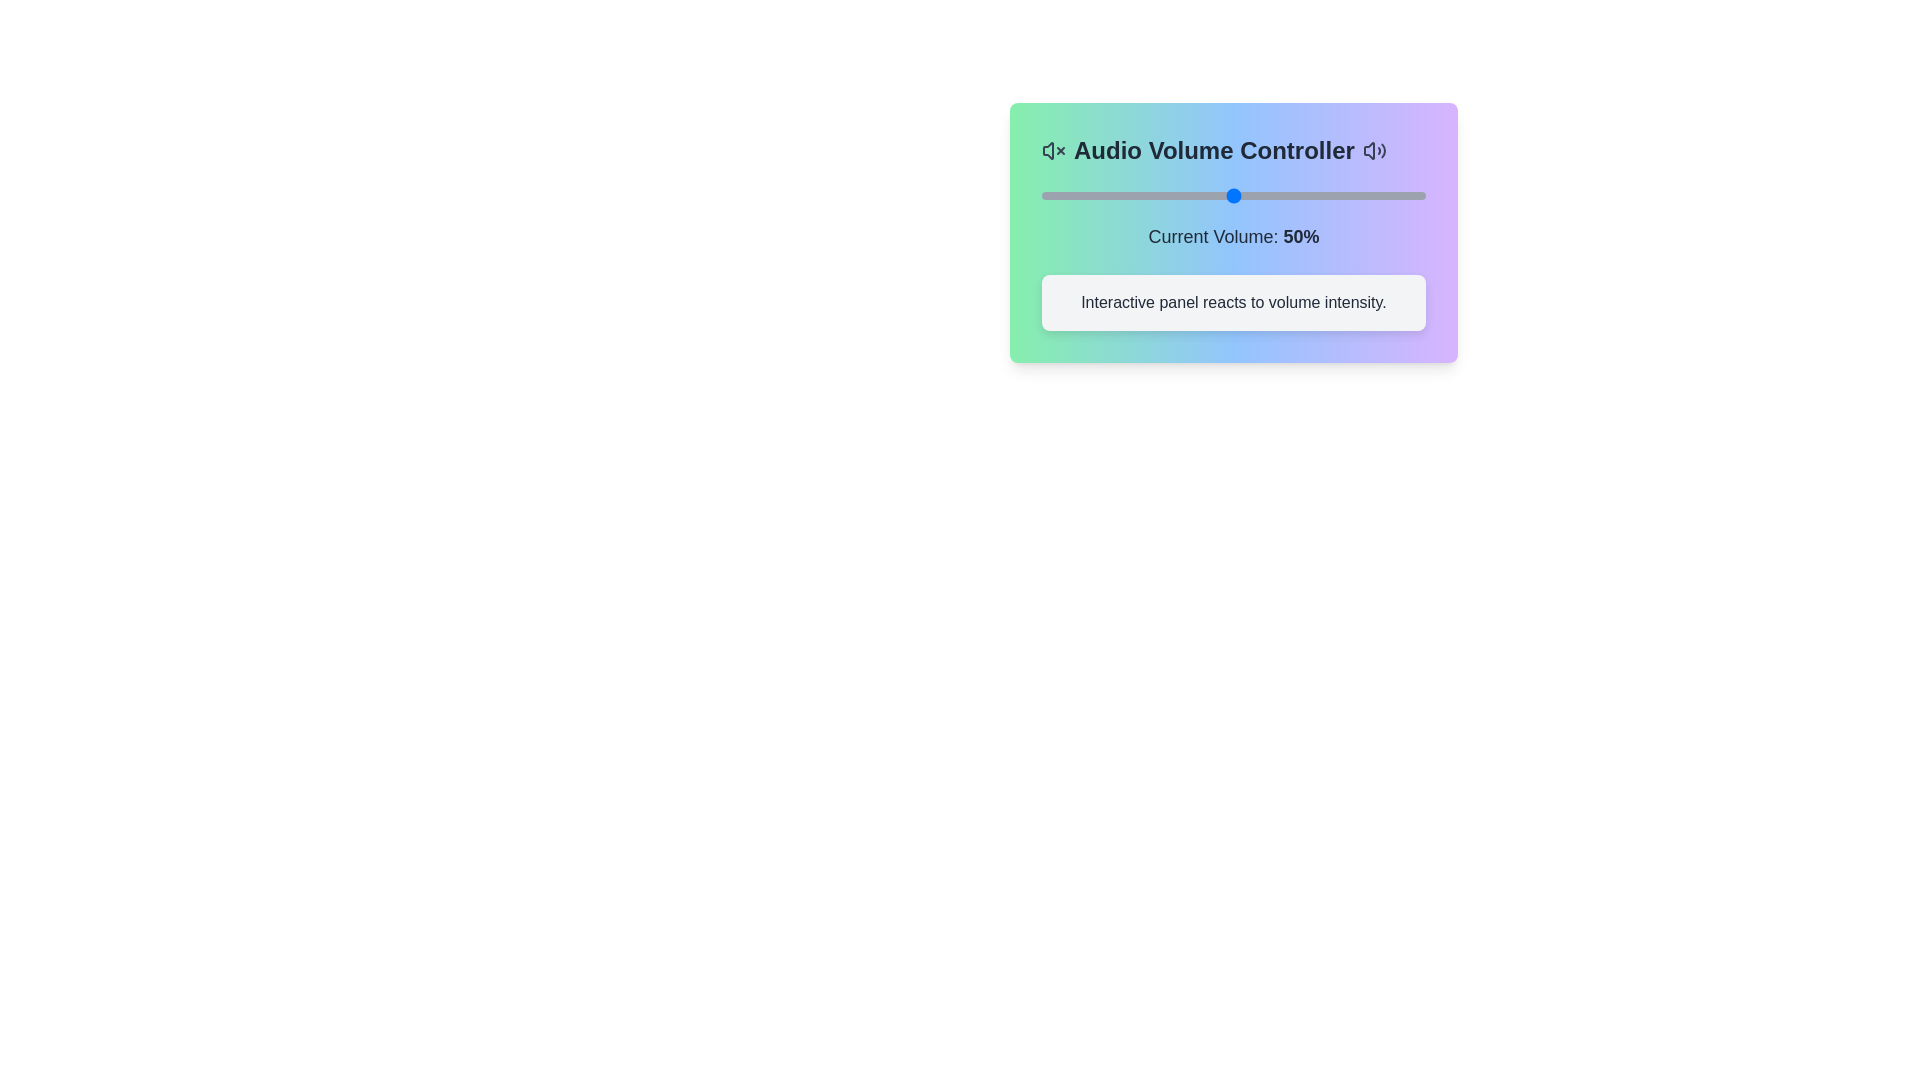  Describe the element at coordinates (1386, 196) in the screenshot. I see `the volume slider to set the volume to 90%` at that location.